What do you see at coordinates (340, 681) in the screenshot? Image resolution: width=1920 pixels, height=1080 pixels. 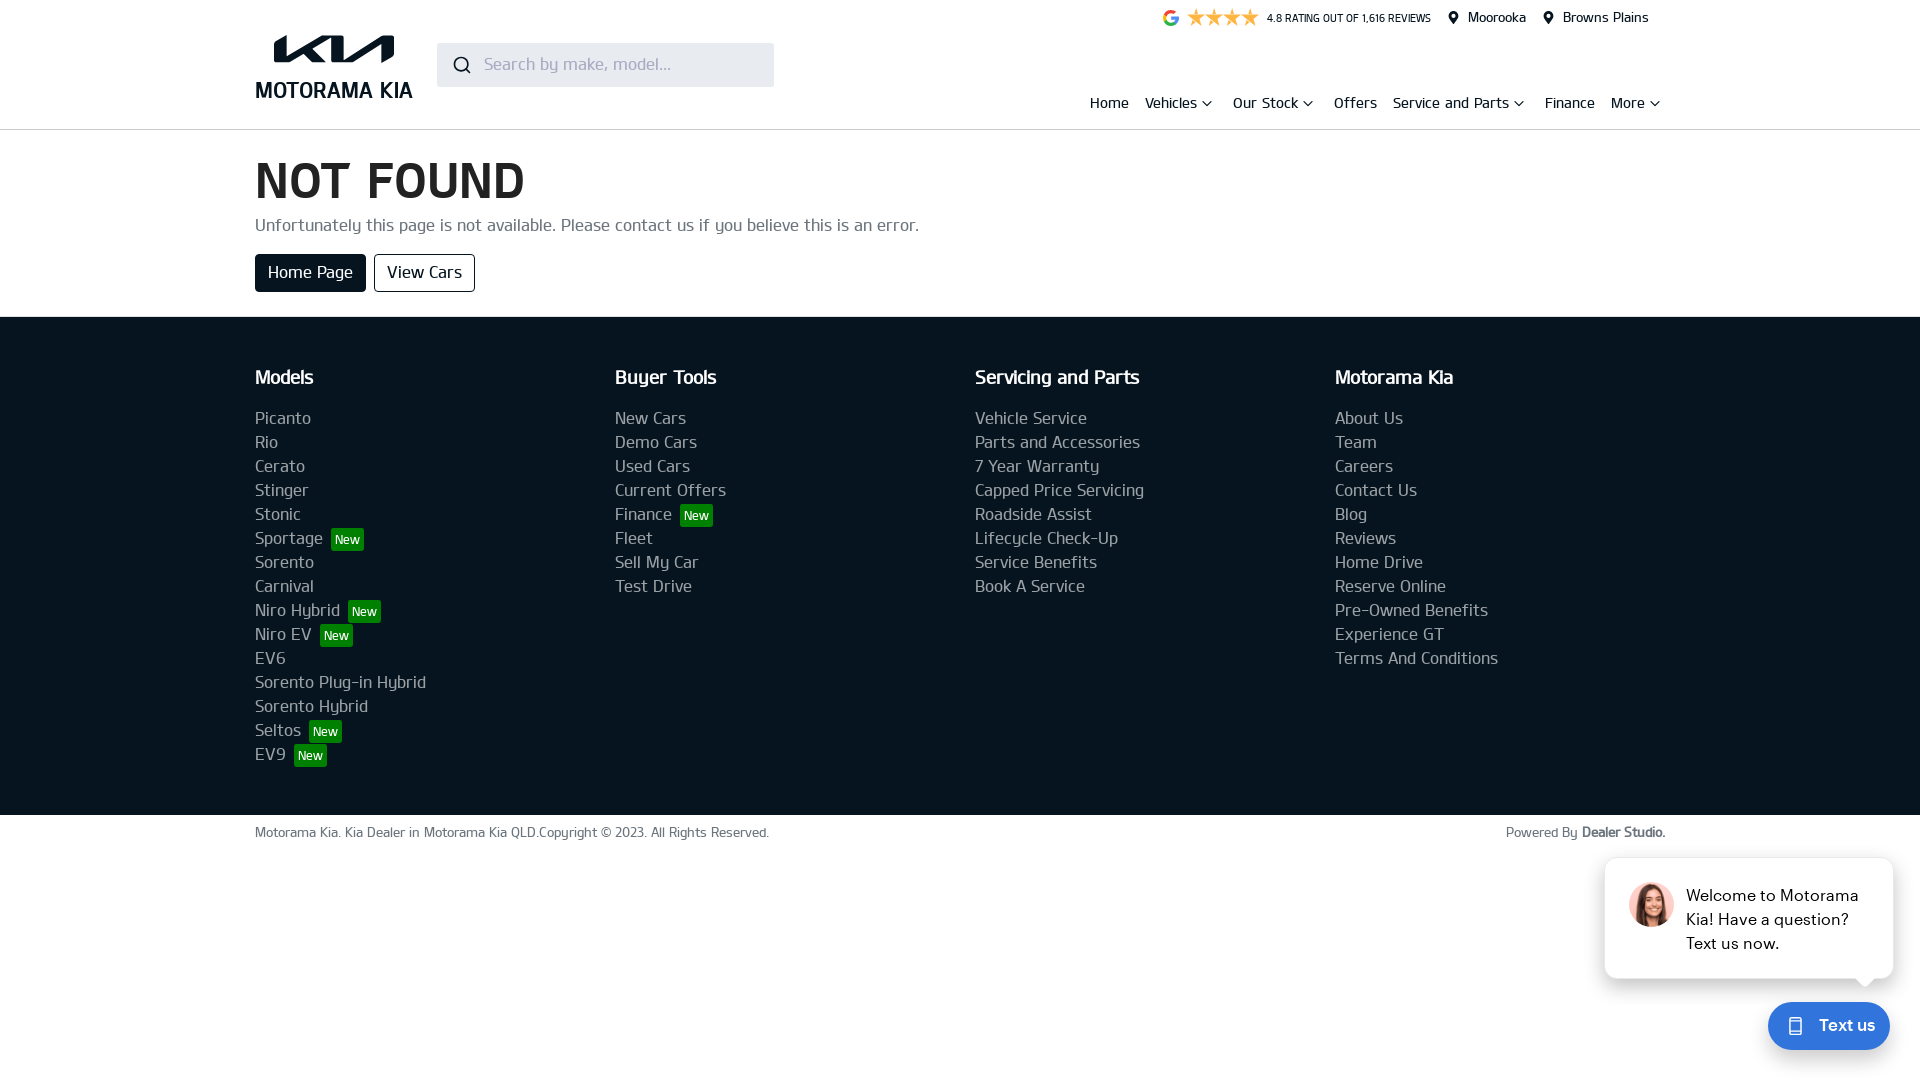 I see `'Sorento Plug-in Hybrid'` at bounding box center [340, 681].